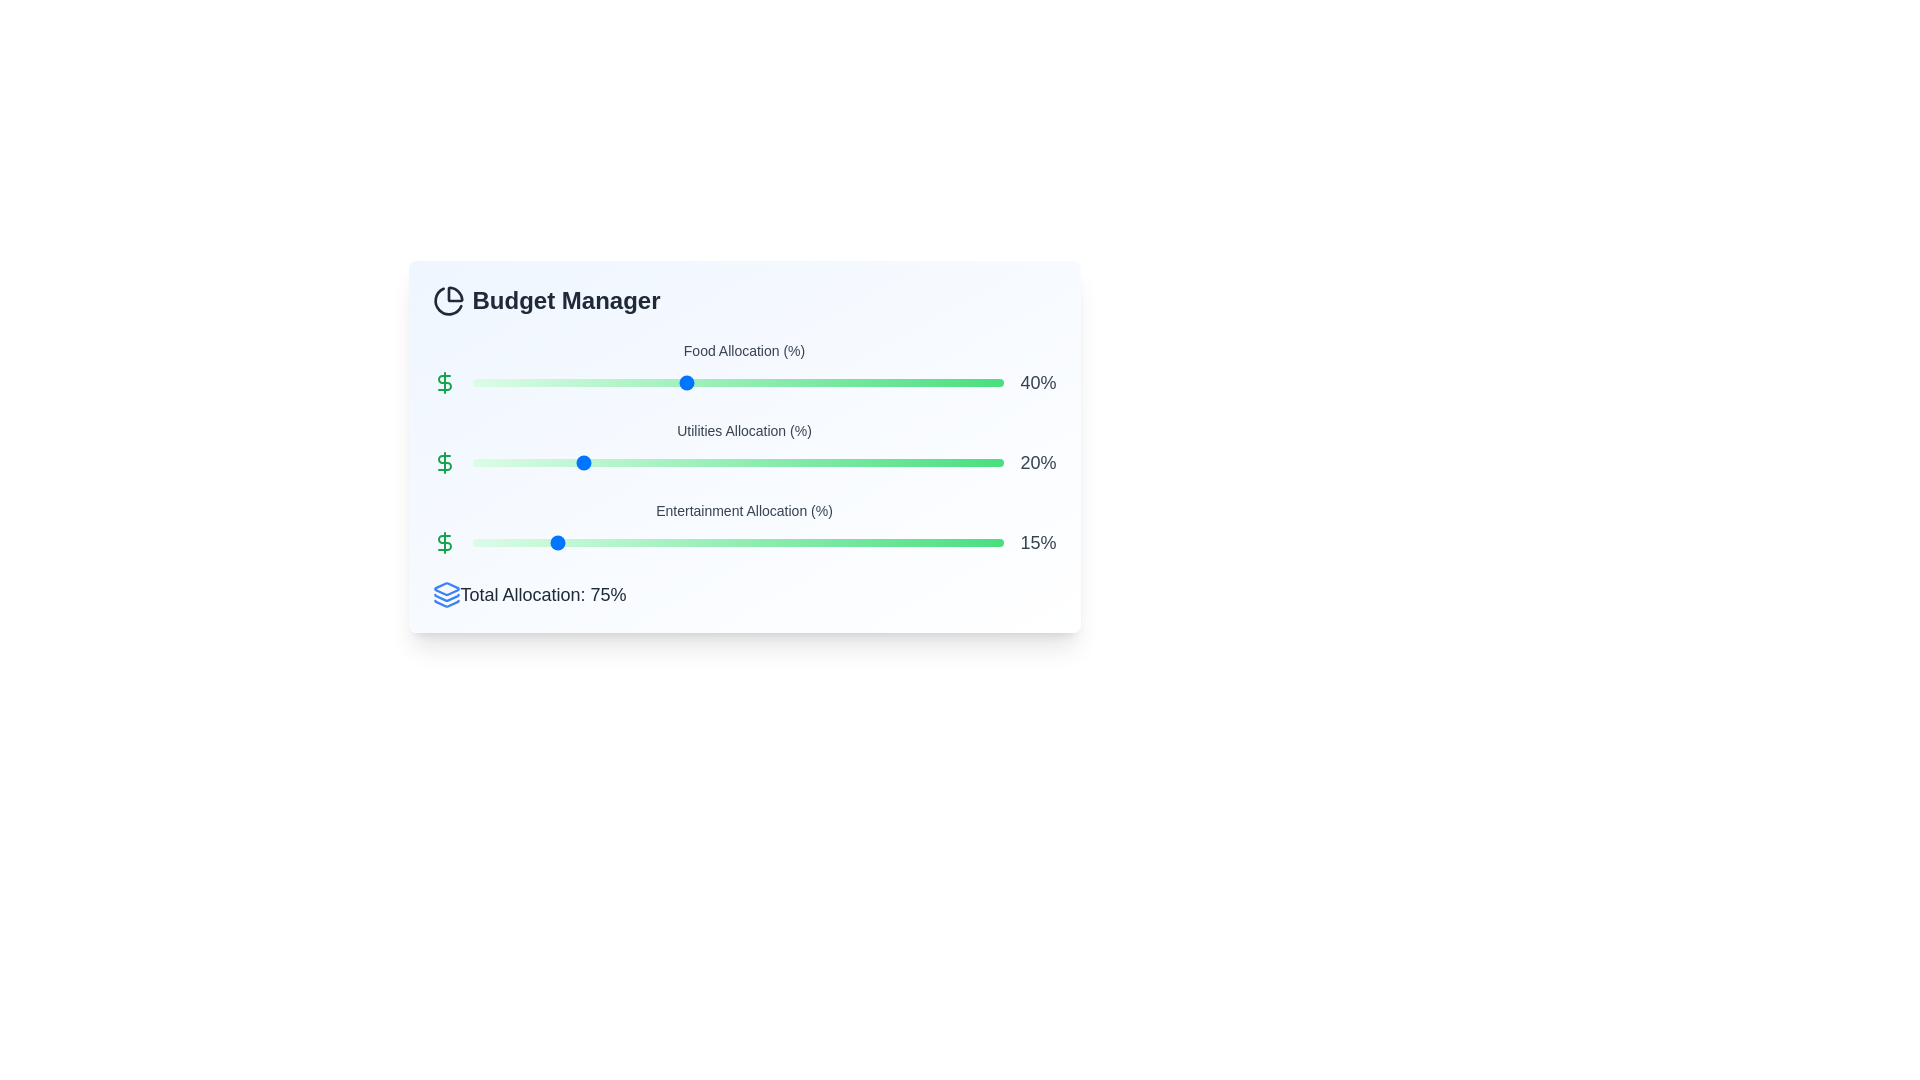  What do you see at coordinates (737, 382) in the screenshot?
I see `the slider for Food allocation` at bounding box center [737, 382].